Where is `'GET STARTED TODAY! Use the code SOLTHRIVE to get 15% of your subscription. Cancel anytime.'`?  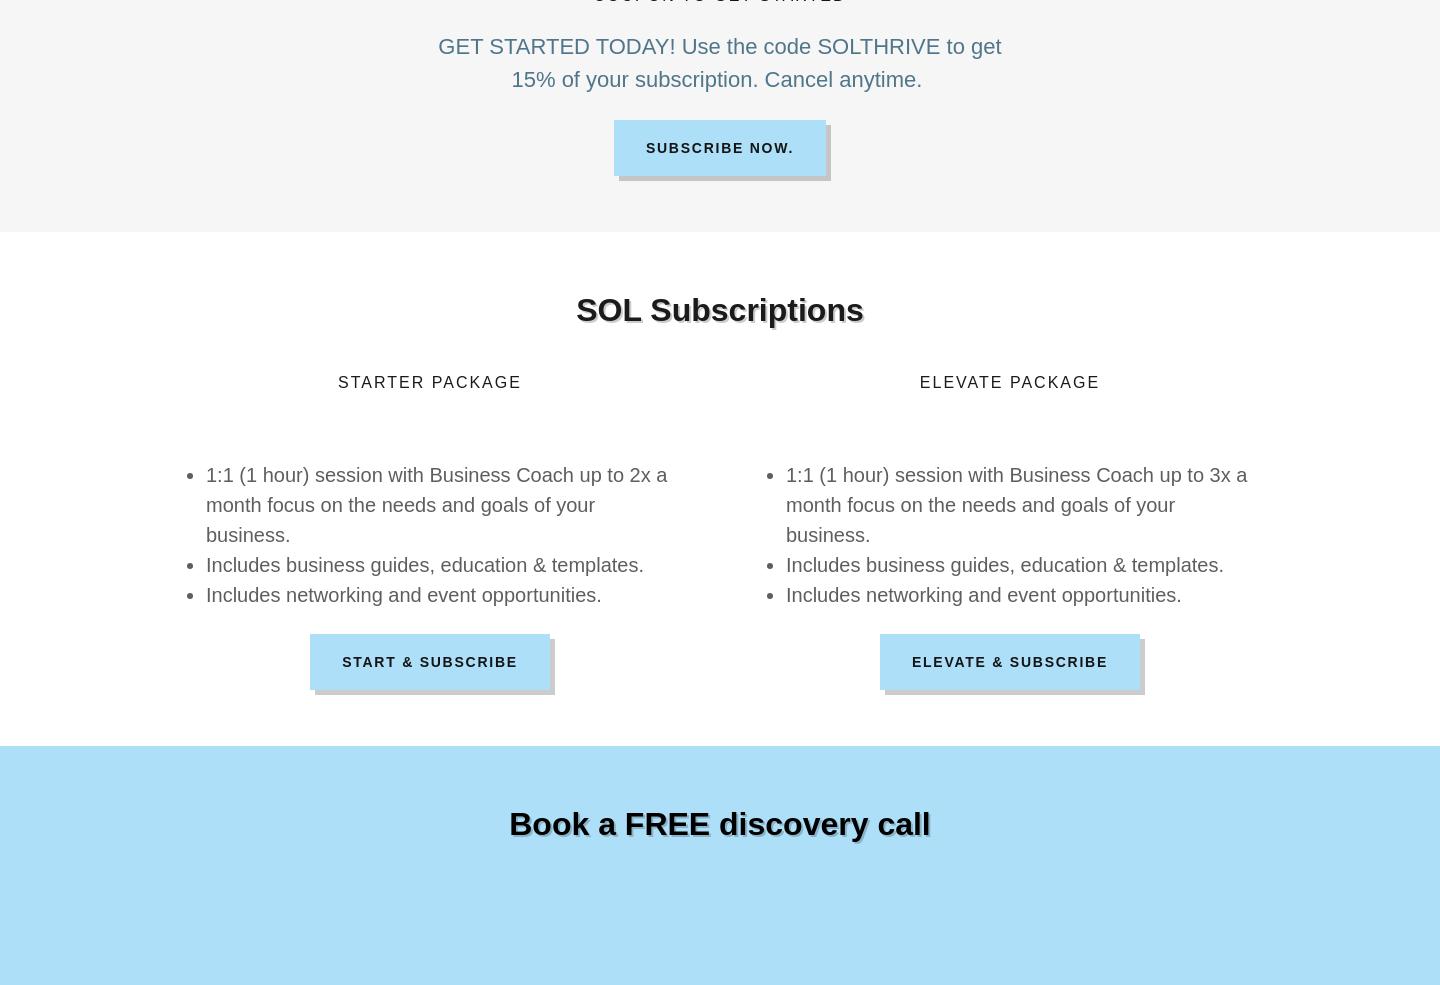 'GET STARTED TODAY! Use the code SOLTHRIVE to get 15% of your subscription. Cancel anytime.' is located at coordinates (719, 62).